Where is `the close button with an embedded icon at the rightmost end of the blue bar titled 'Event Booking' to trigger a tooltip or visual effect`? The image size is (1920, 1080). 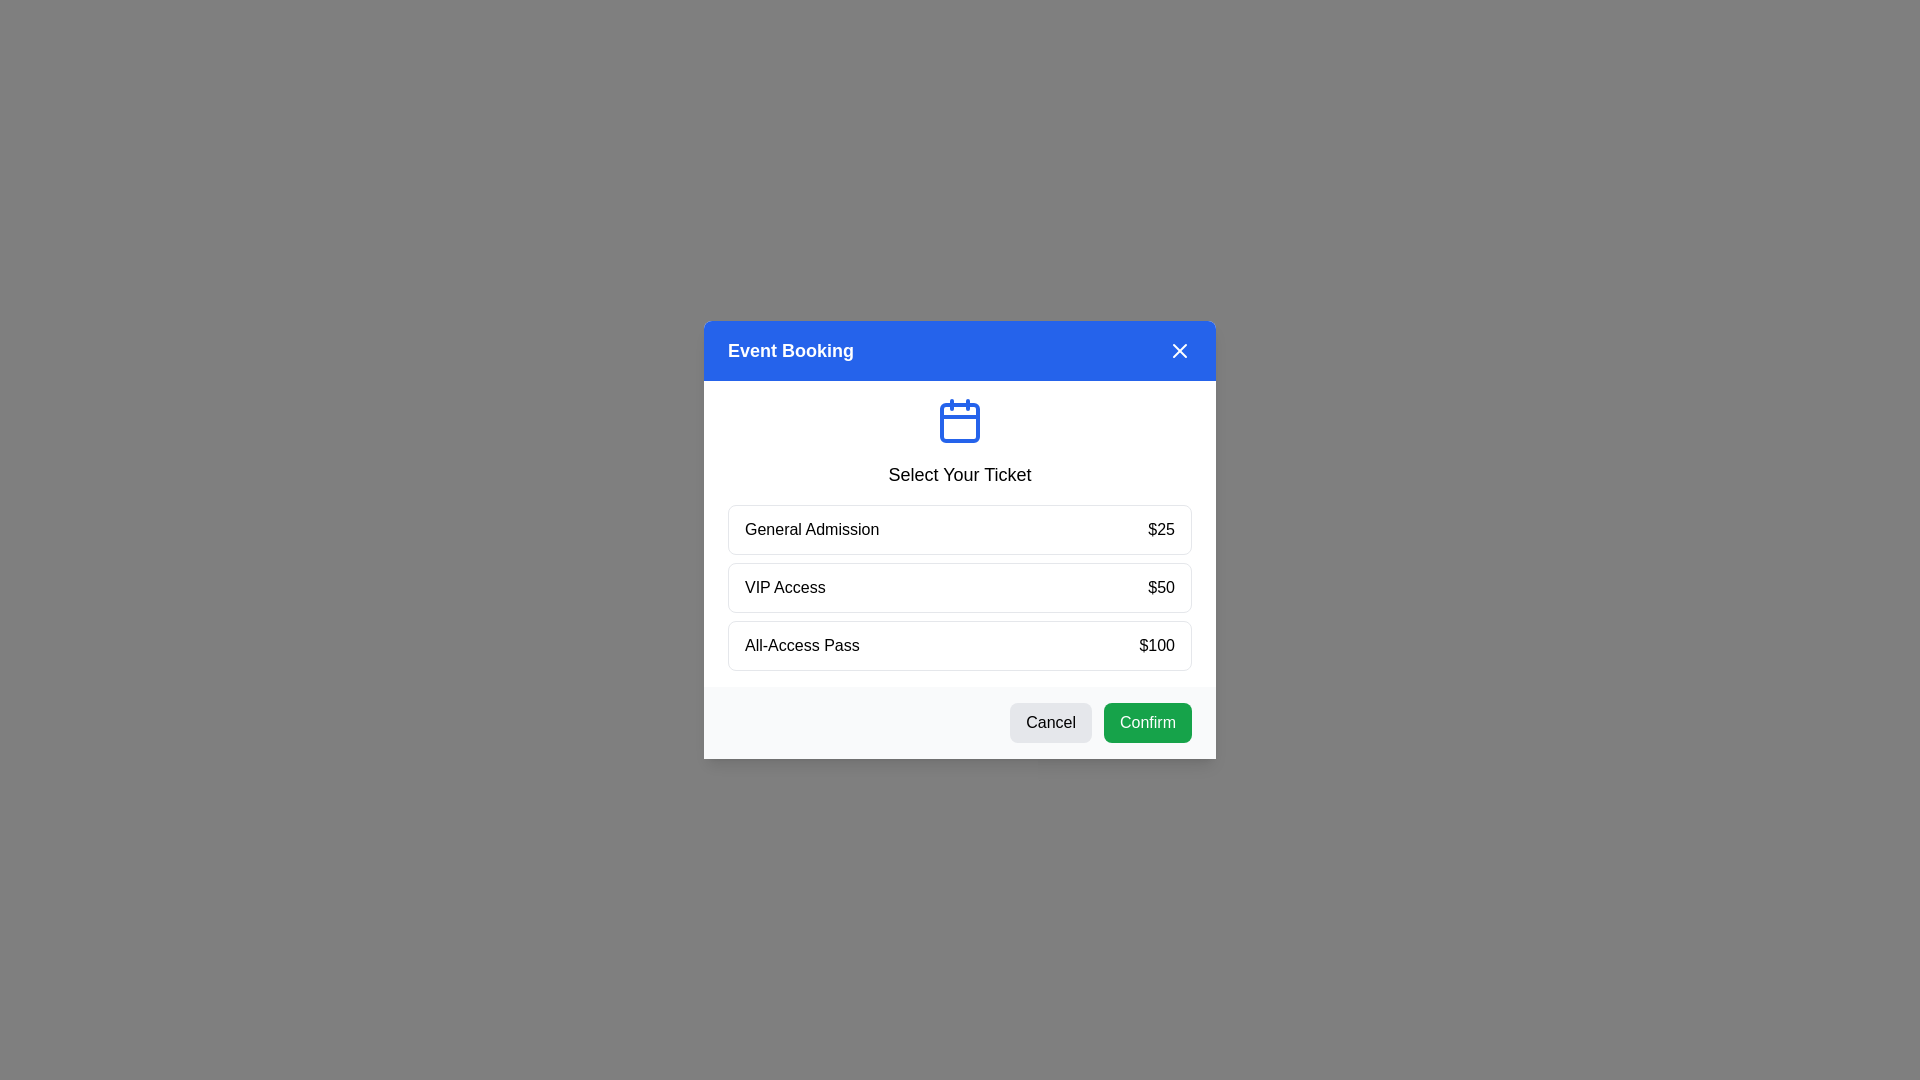 the close button with an embedded icon at the rightmost end of the blue bar titled 'Event Booking' to trigger a tooltip or visual effect is located at coordinates (1180, 350).